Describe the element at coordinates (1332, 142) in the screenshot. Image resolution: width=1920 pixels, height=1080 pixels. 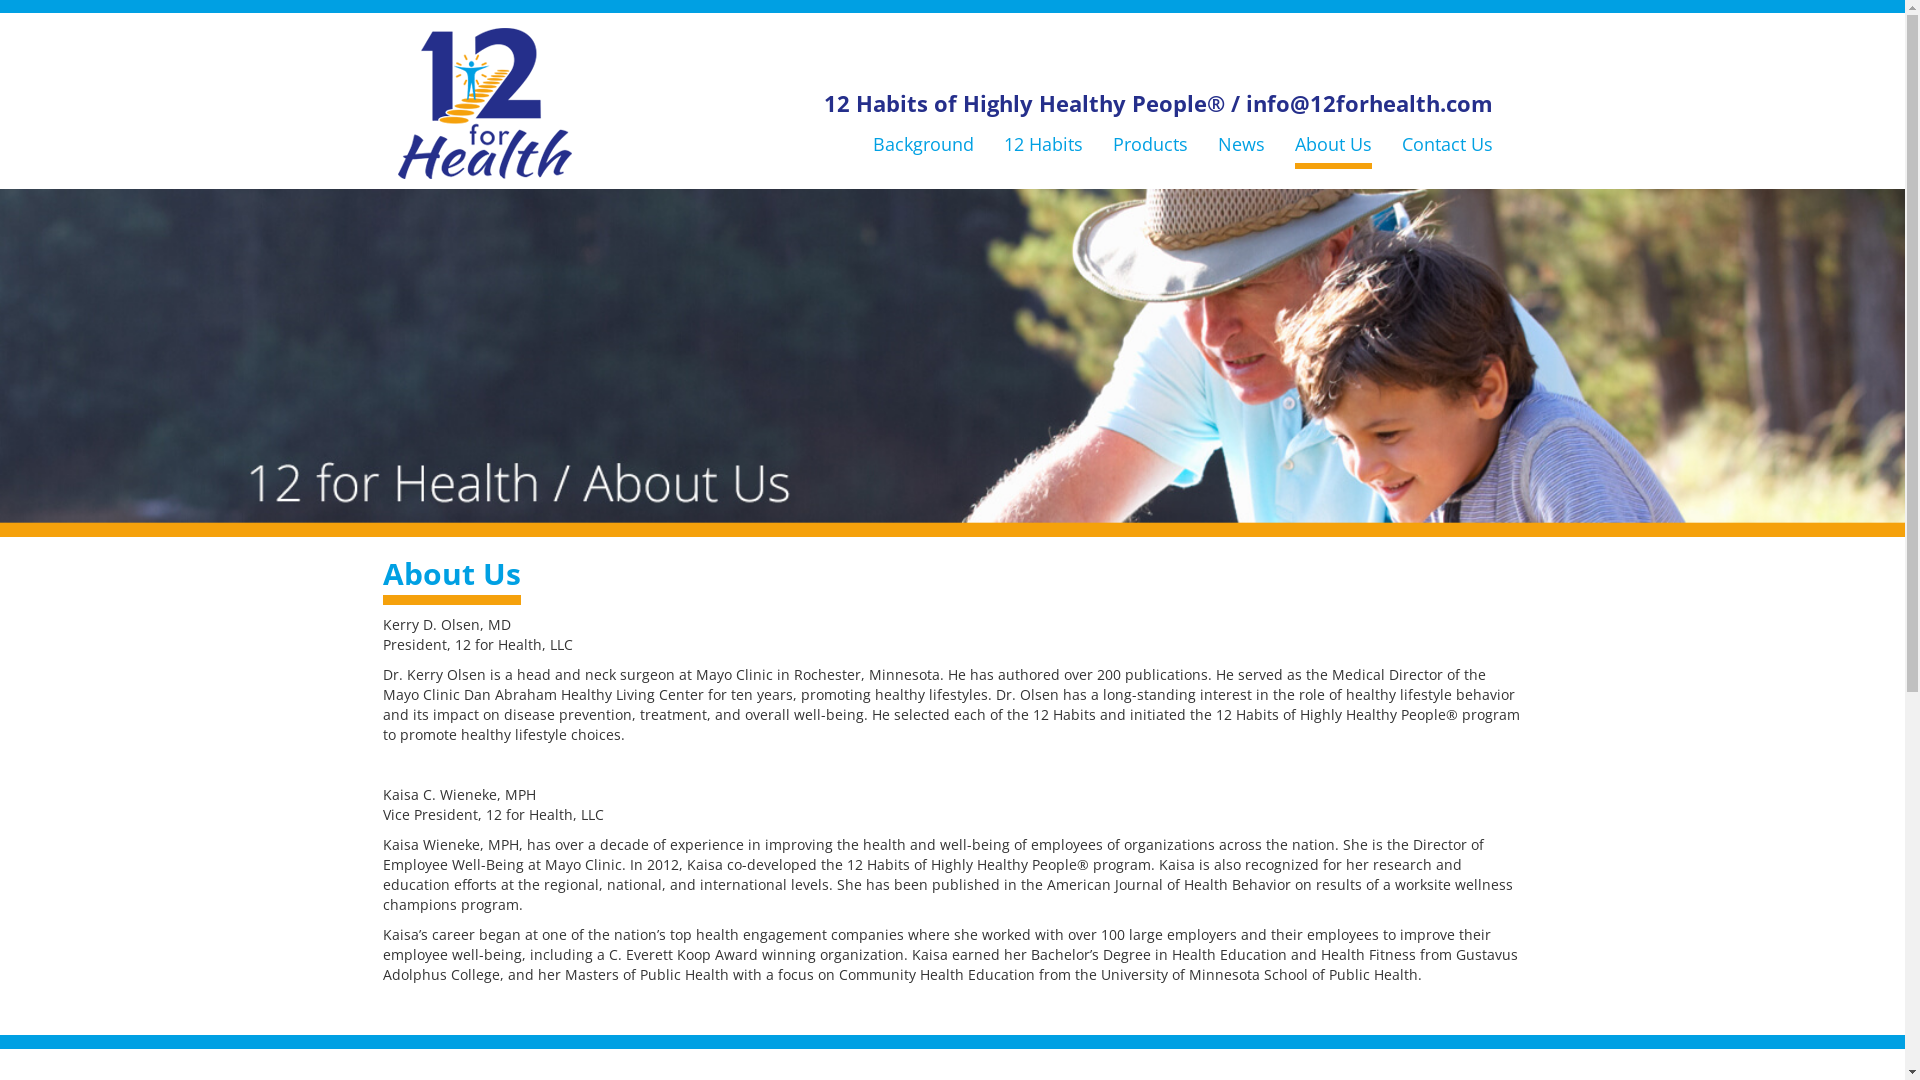
I see `'About Us'` at that location.